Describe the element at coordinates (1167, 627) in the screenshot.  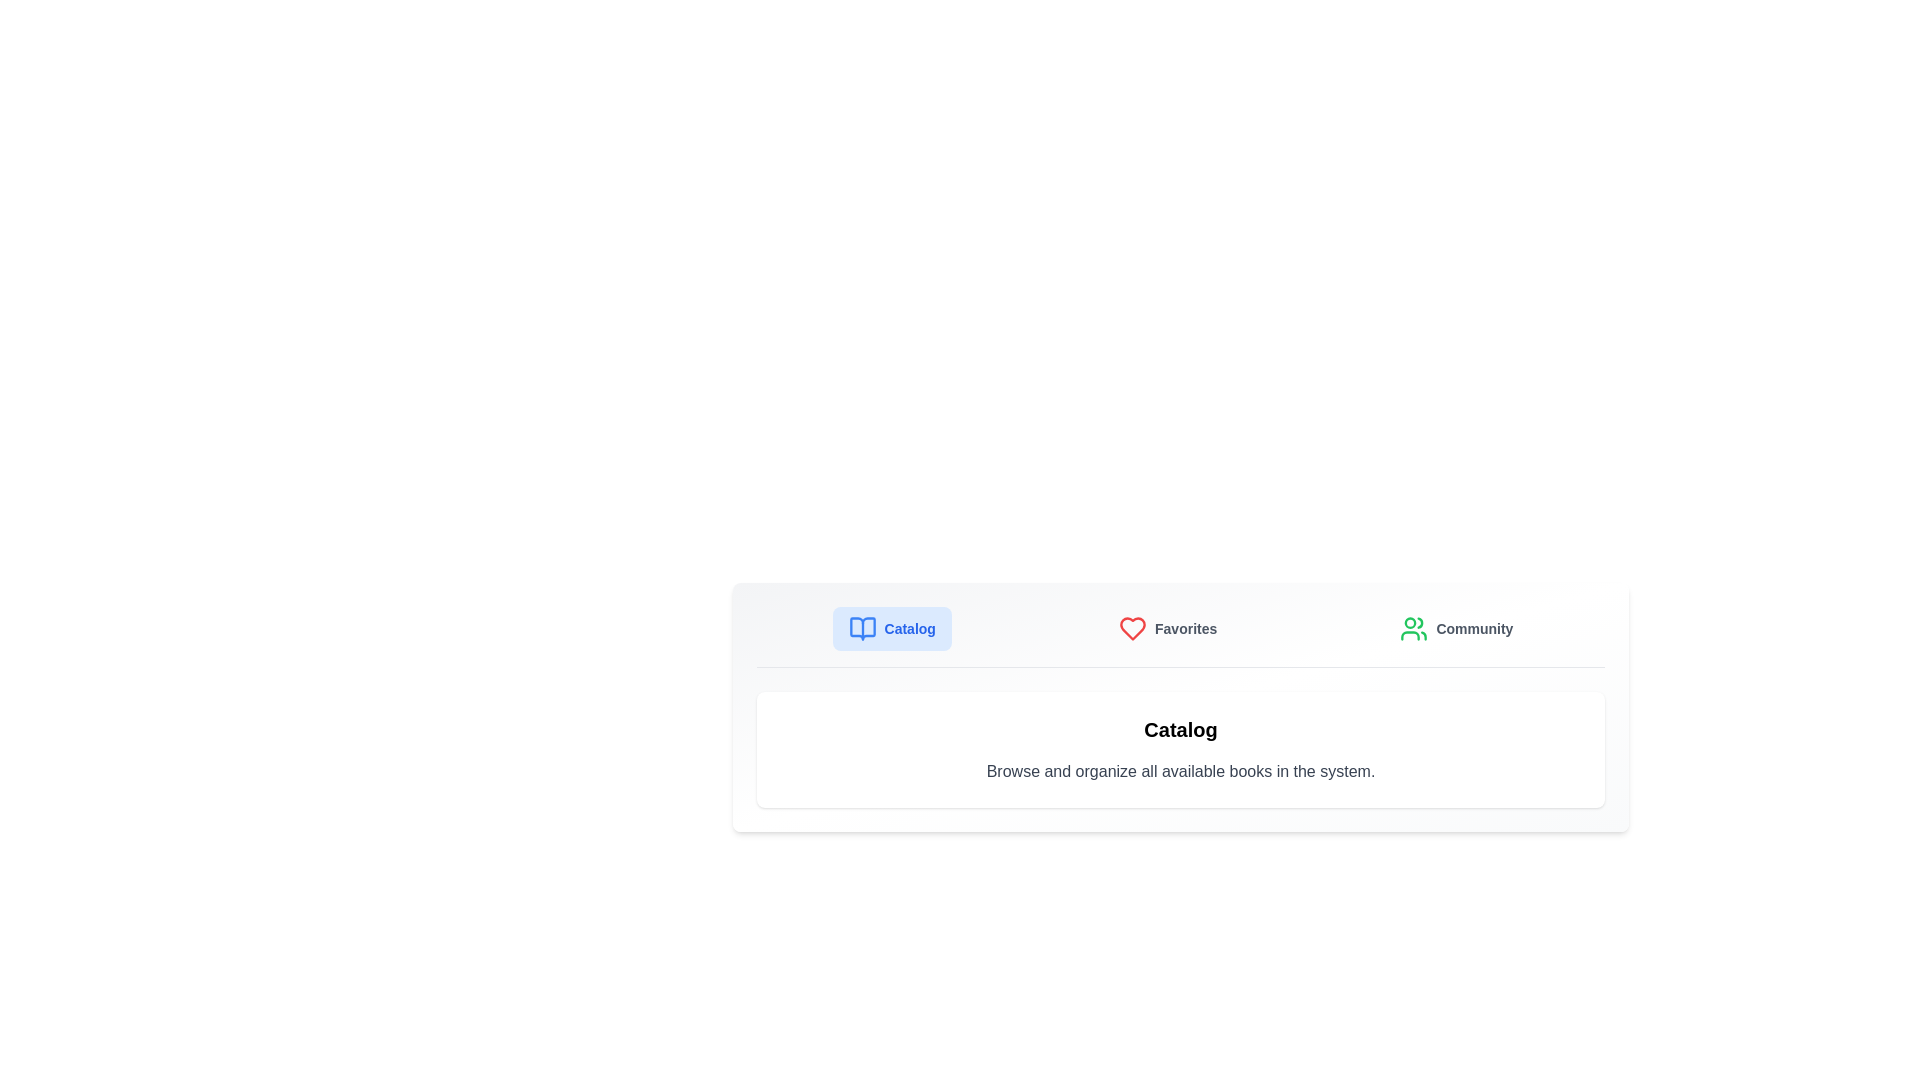
I see `the Favorites tab to observe visual feedback` at that location.